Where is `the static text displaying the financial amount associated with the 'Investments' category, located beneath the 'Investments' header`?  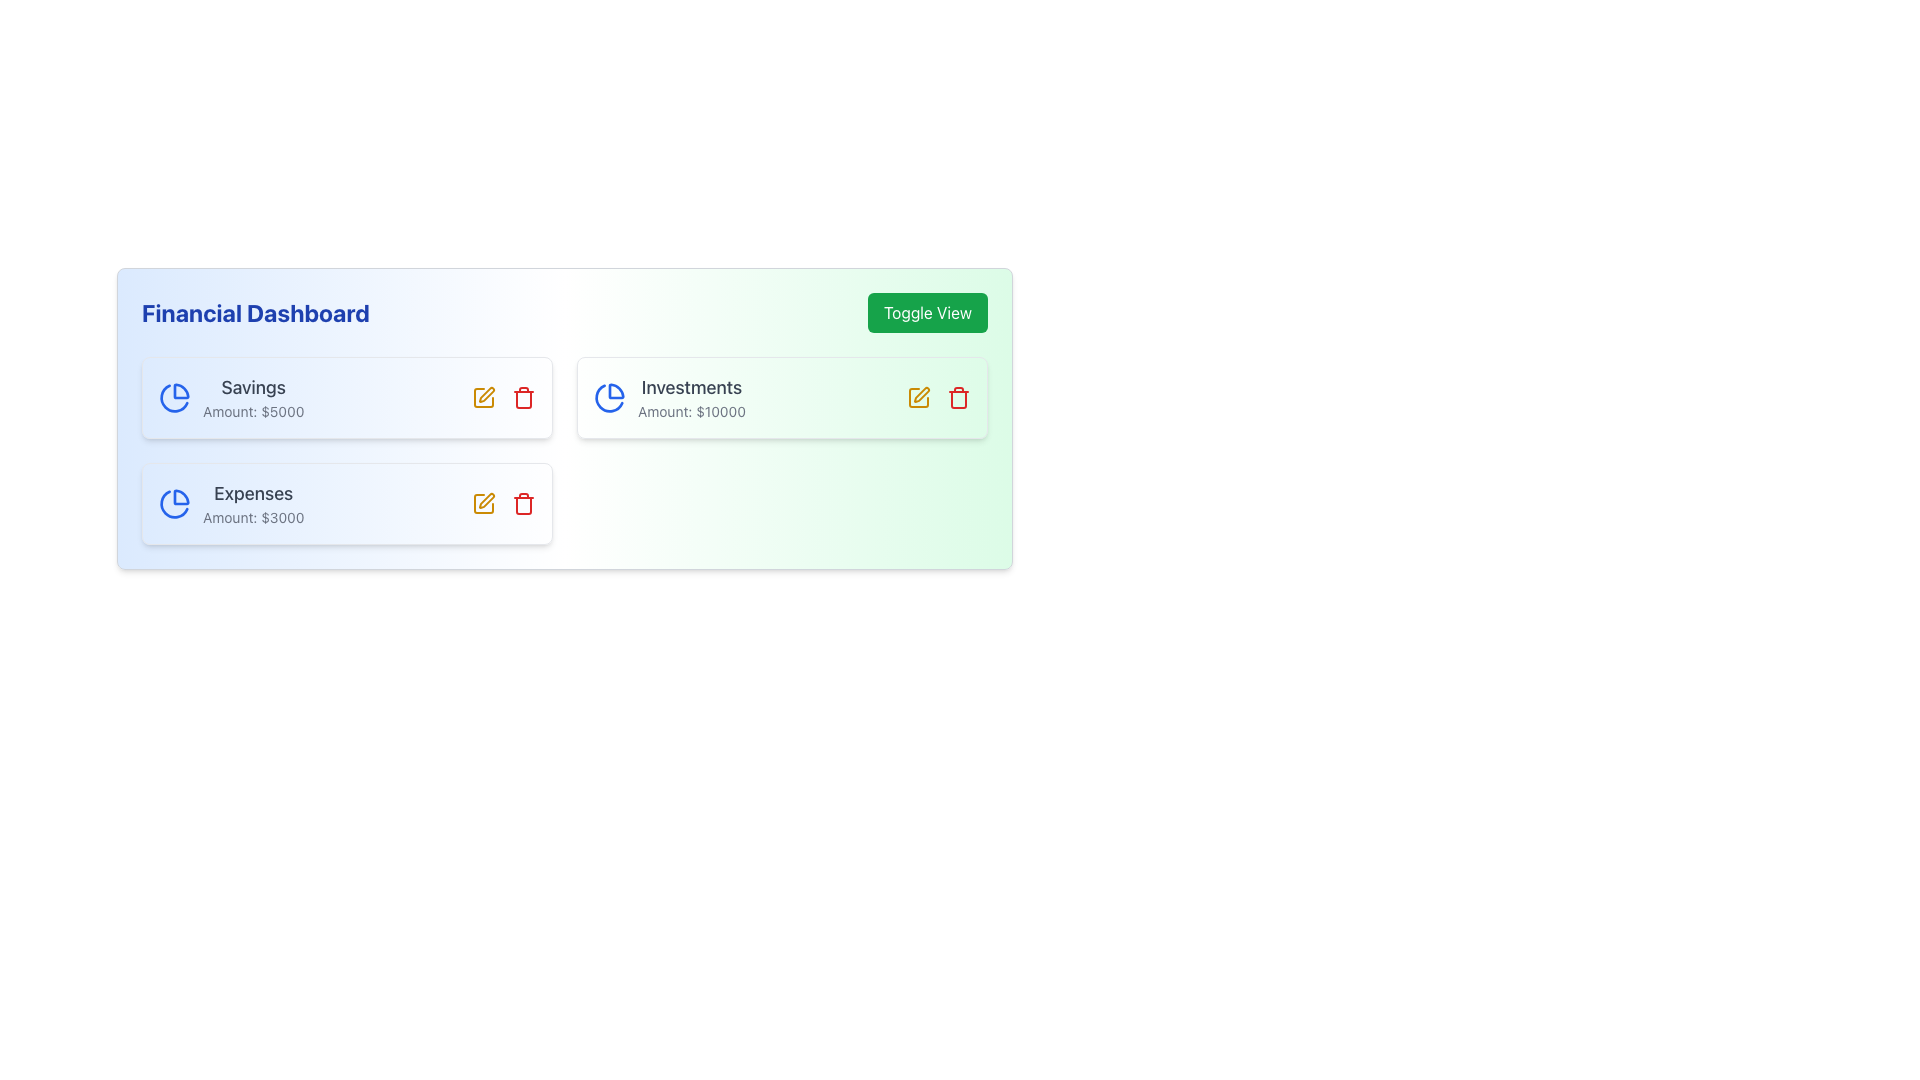 the static text displaying the financial amount associated with the 'Investments' category, located beneath the 'Investments' header is located at coordinates (691, 411).